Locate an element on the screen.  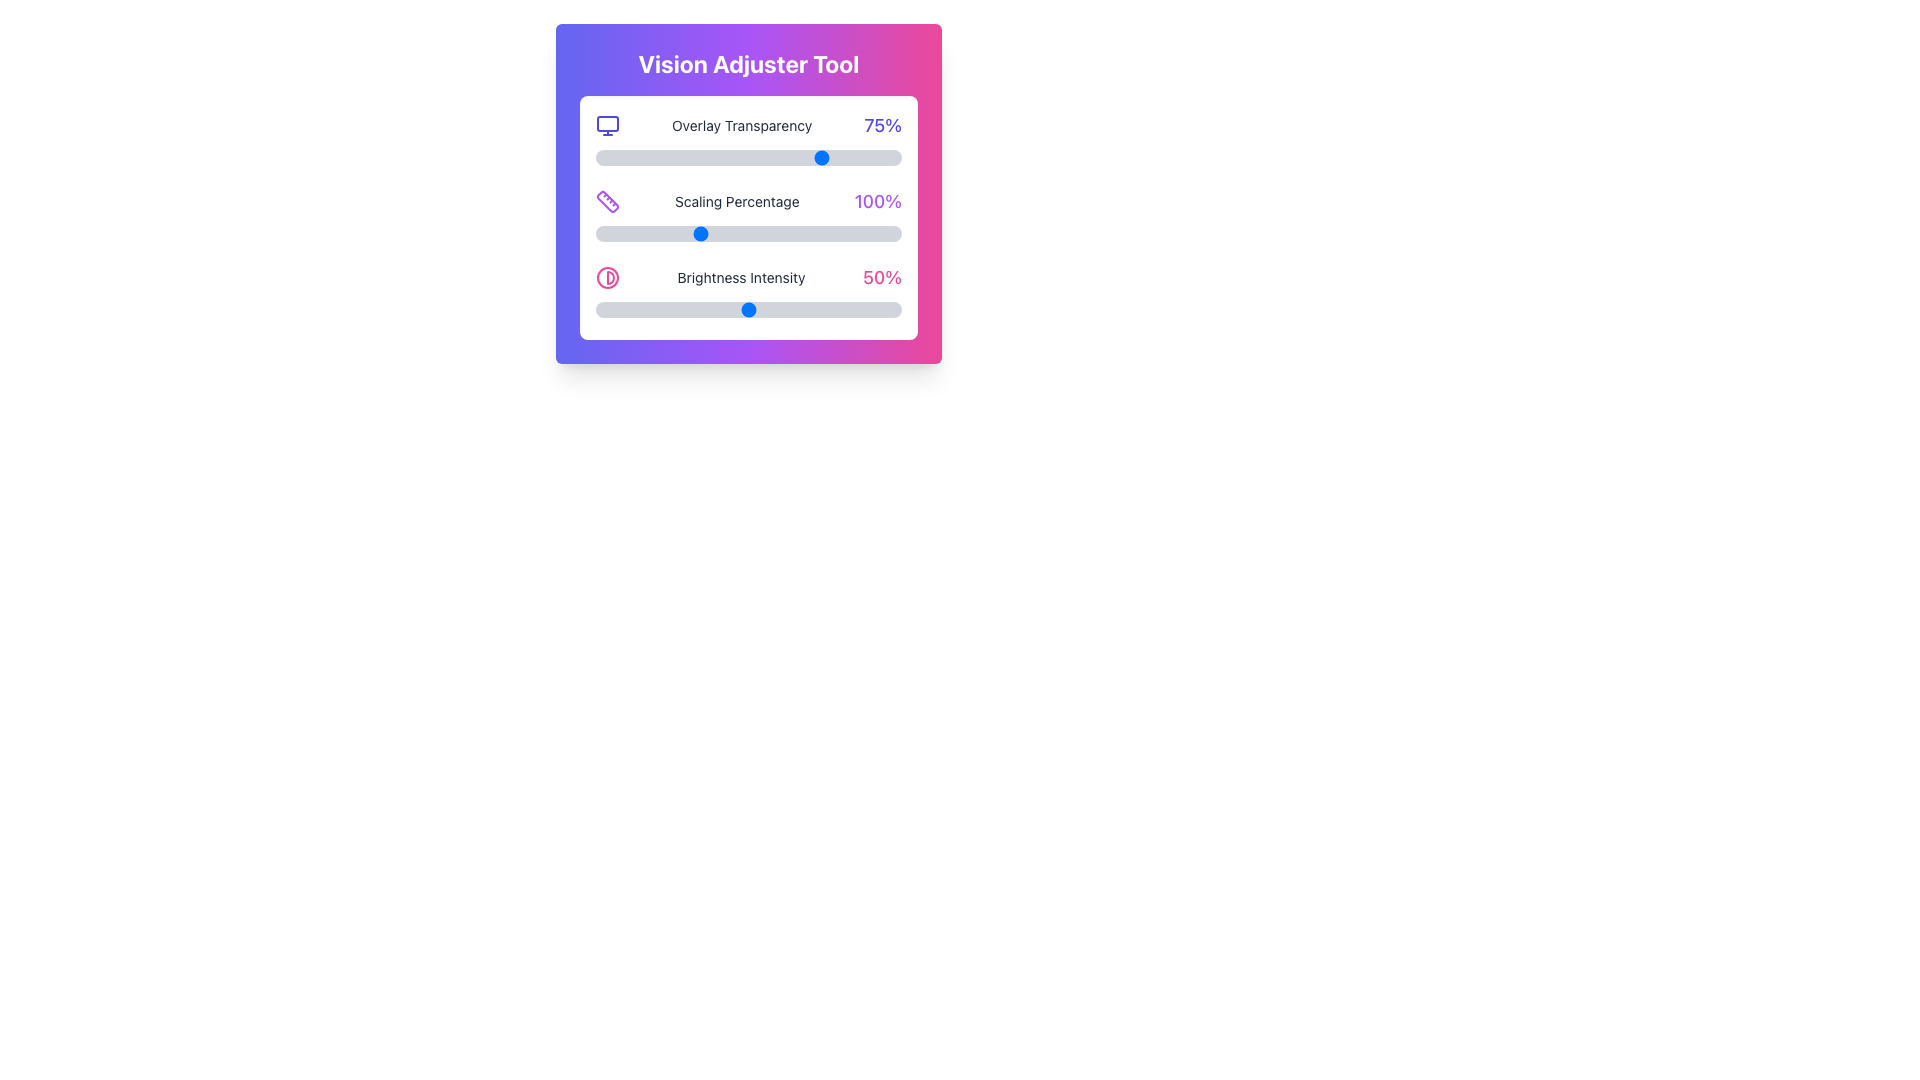
the Overlay Transparency slider is located at coordinates (831, 157).